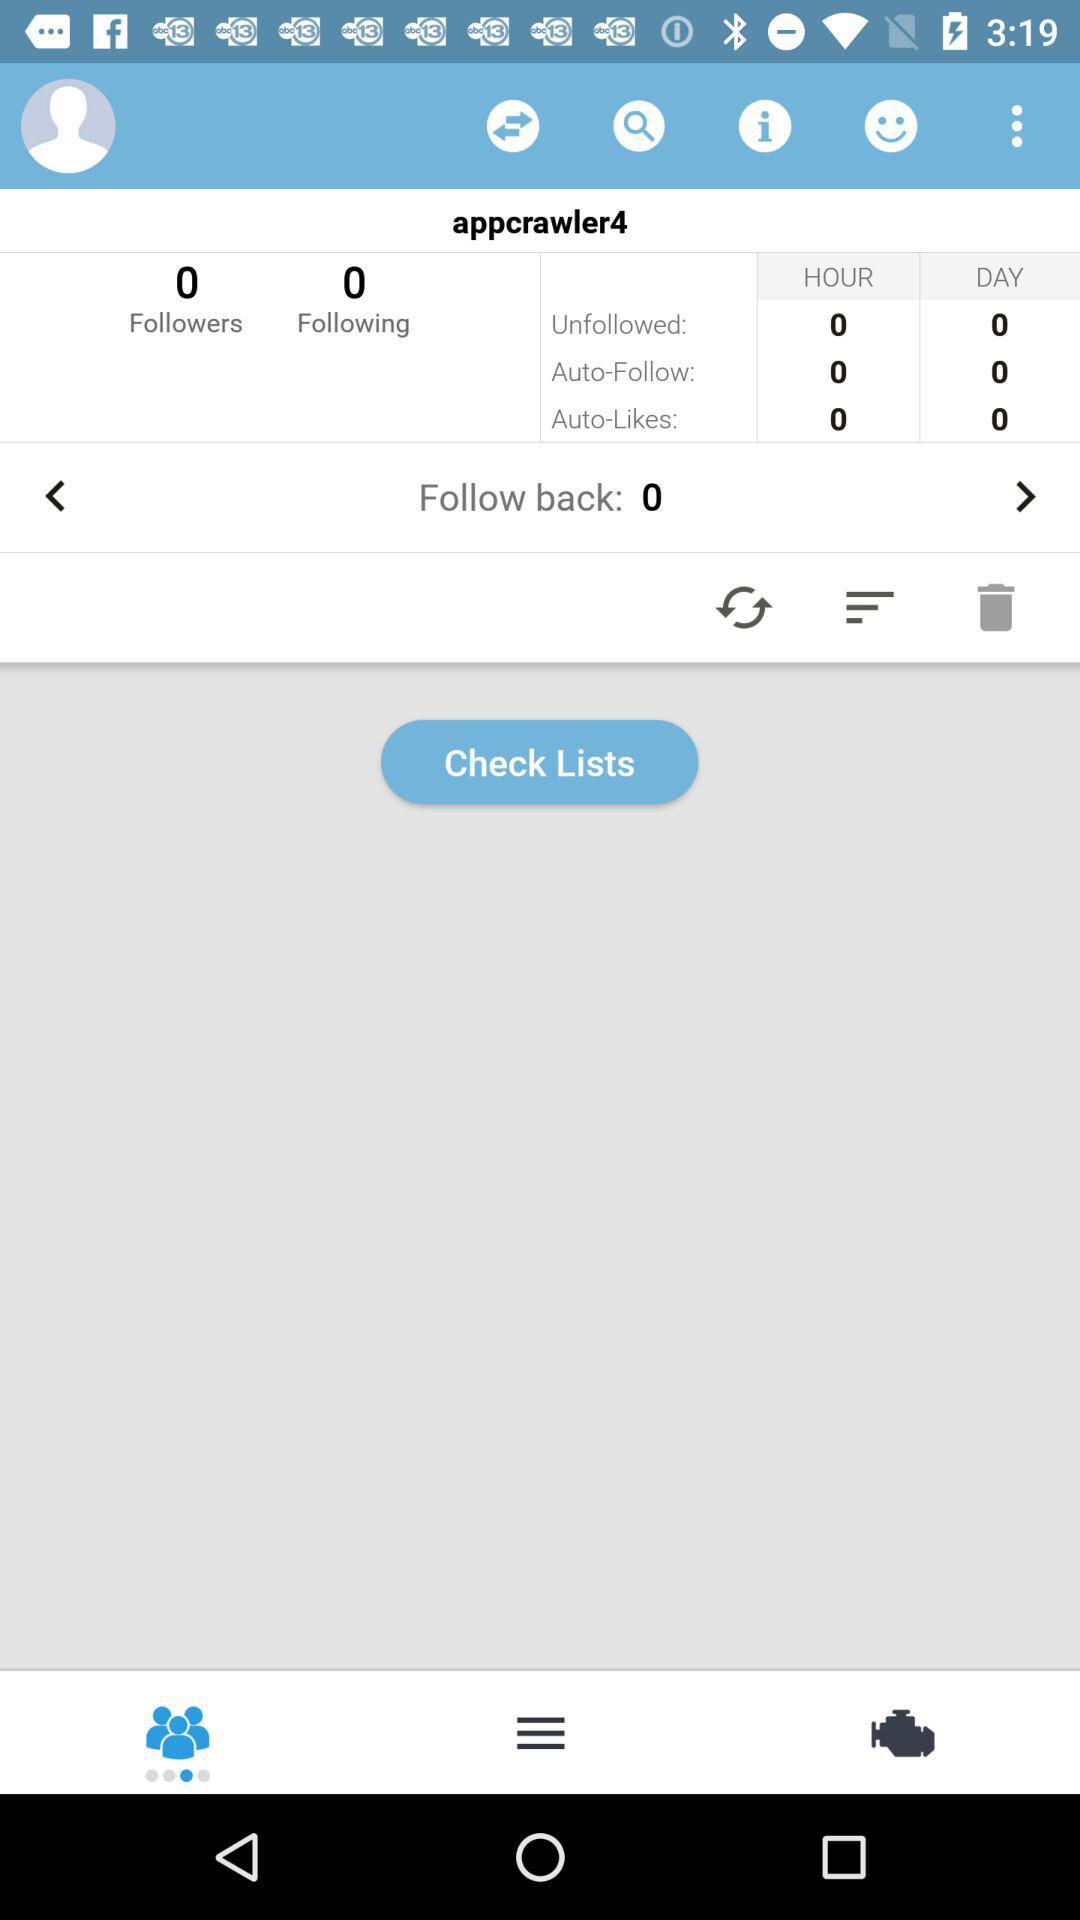  Describe the element at coordinates (764, 124) in the screenshot. I see `tap for information` at that location.